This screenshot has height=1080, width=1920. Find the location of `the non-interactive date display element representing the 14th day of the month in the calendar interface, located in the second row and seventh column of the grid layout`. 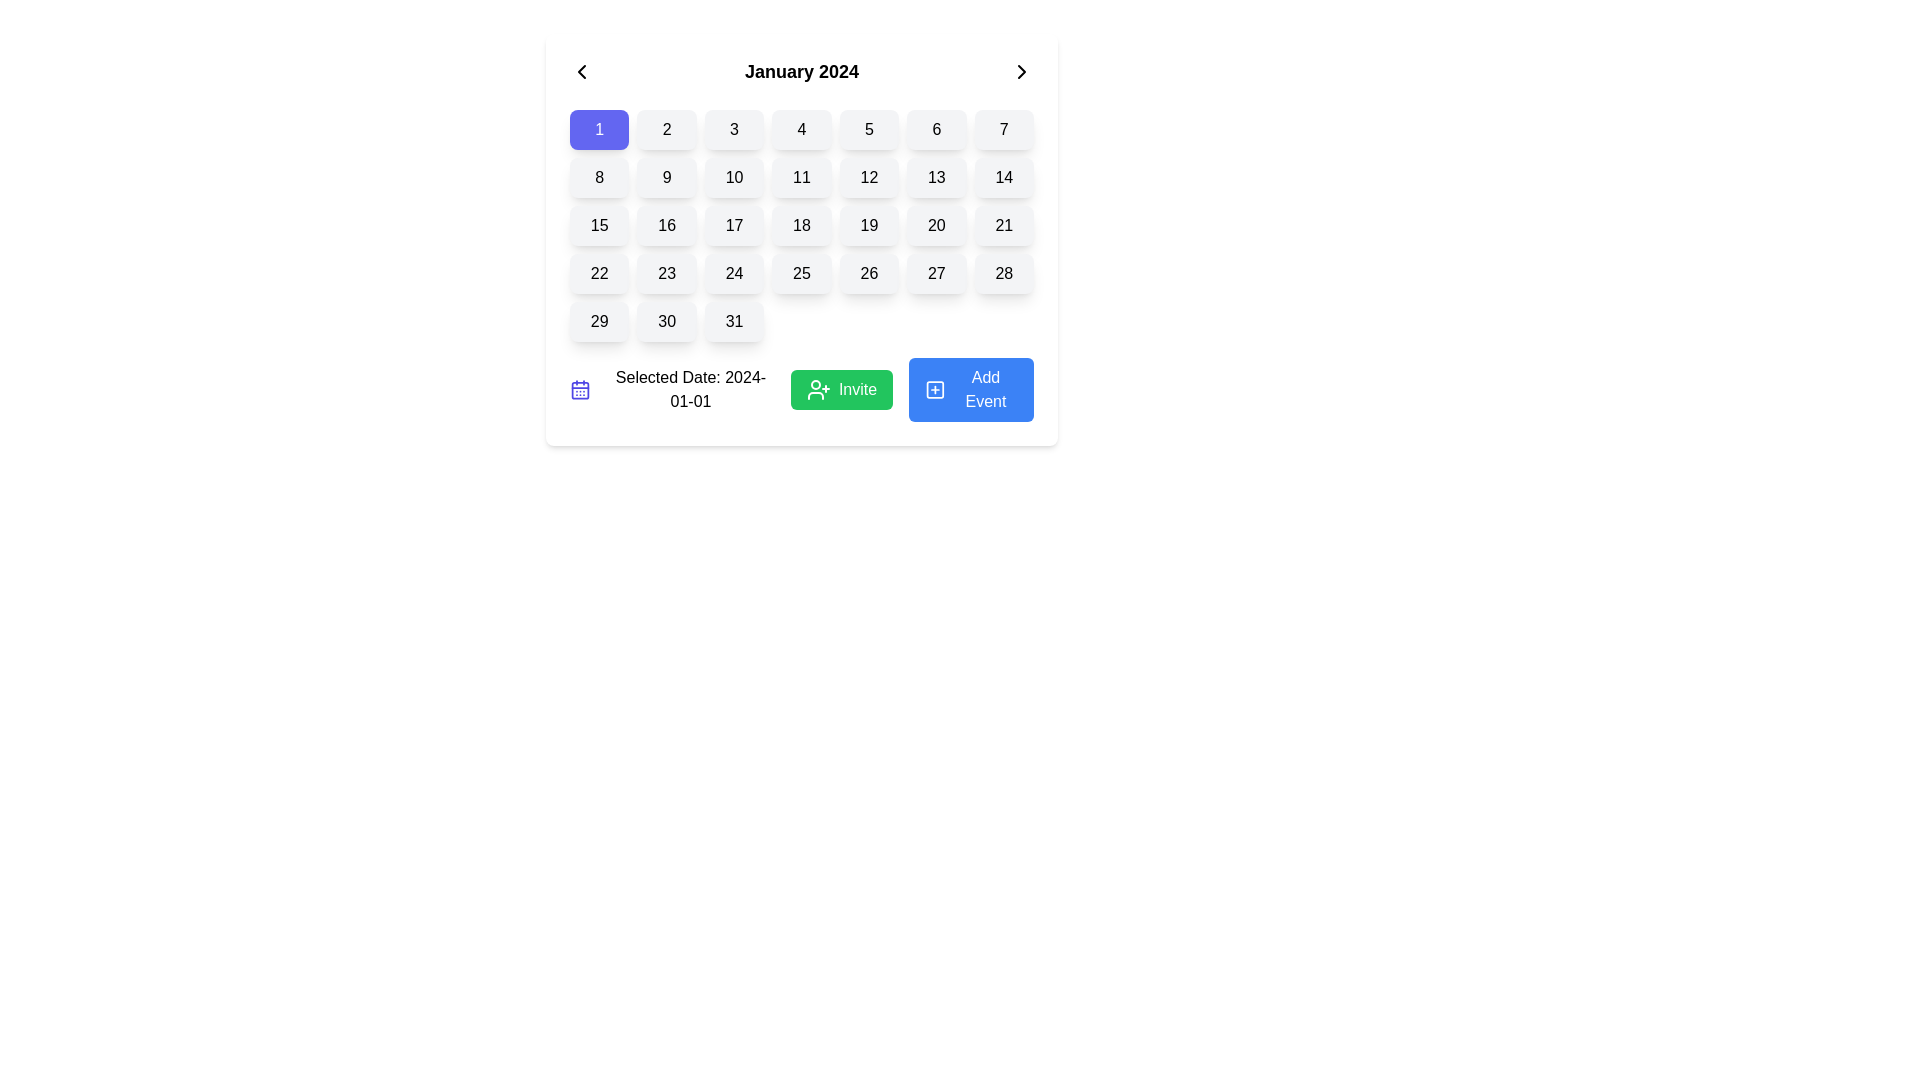

the non-interactive date display element representing the 14th day of the month in the calendar interface, located in the second row and seventh column of the grid layout is located at coordinates (1004, 176).